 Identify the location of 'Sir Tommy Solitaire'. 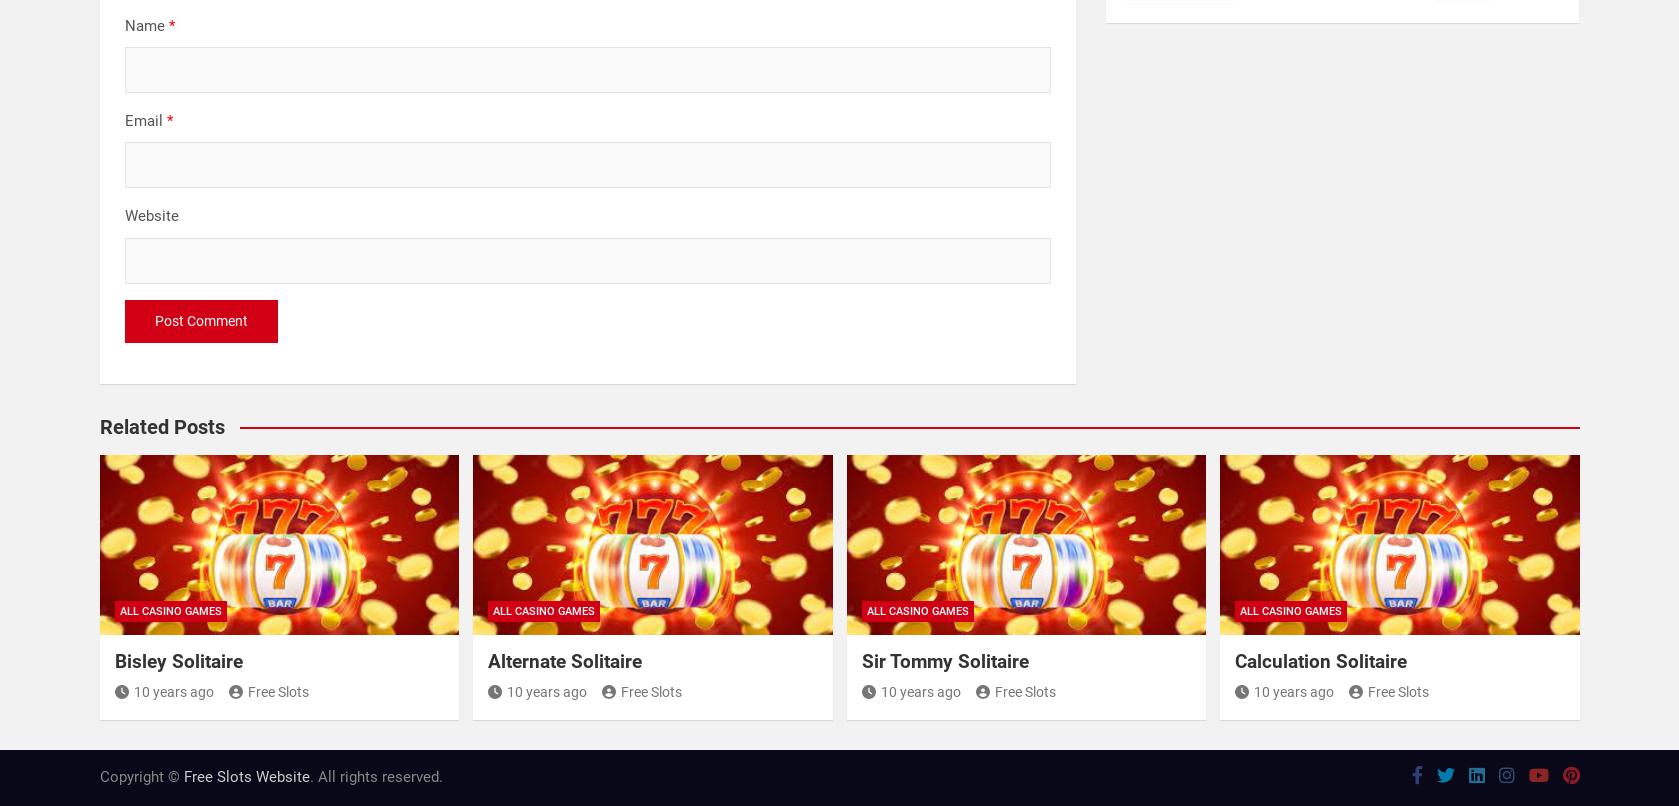
(943, 660).